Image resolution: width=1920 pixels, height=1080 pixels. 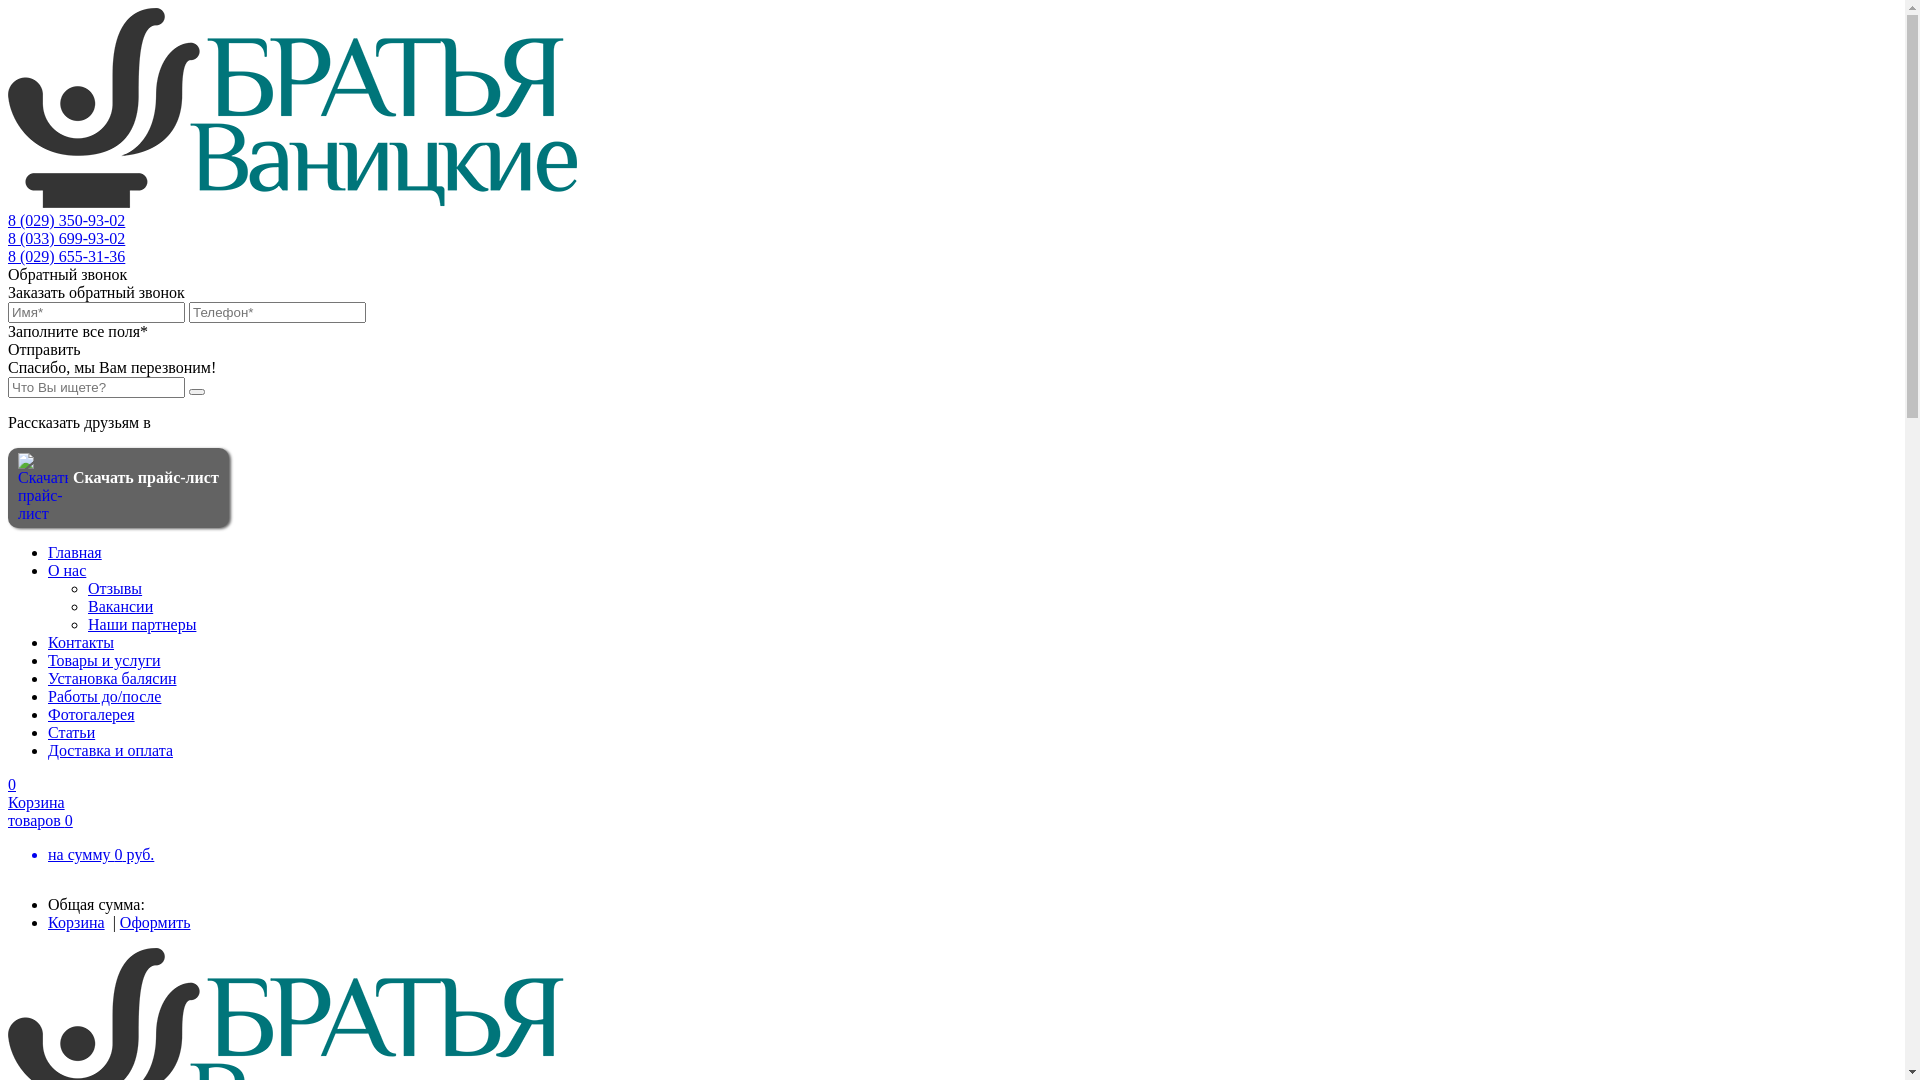 I want to click on '8 (033) 699-93-02', so click(x=66, y=237).